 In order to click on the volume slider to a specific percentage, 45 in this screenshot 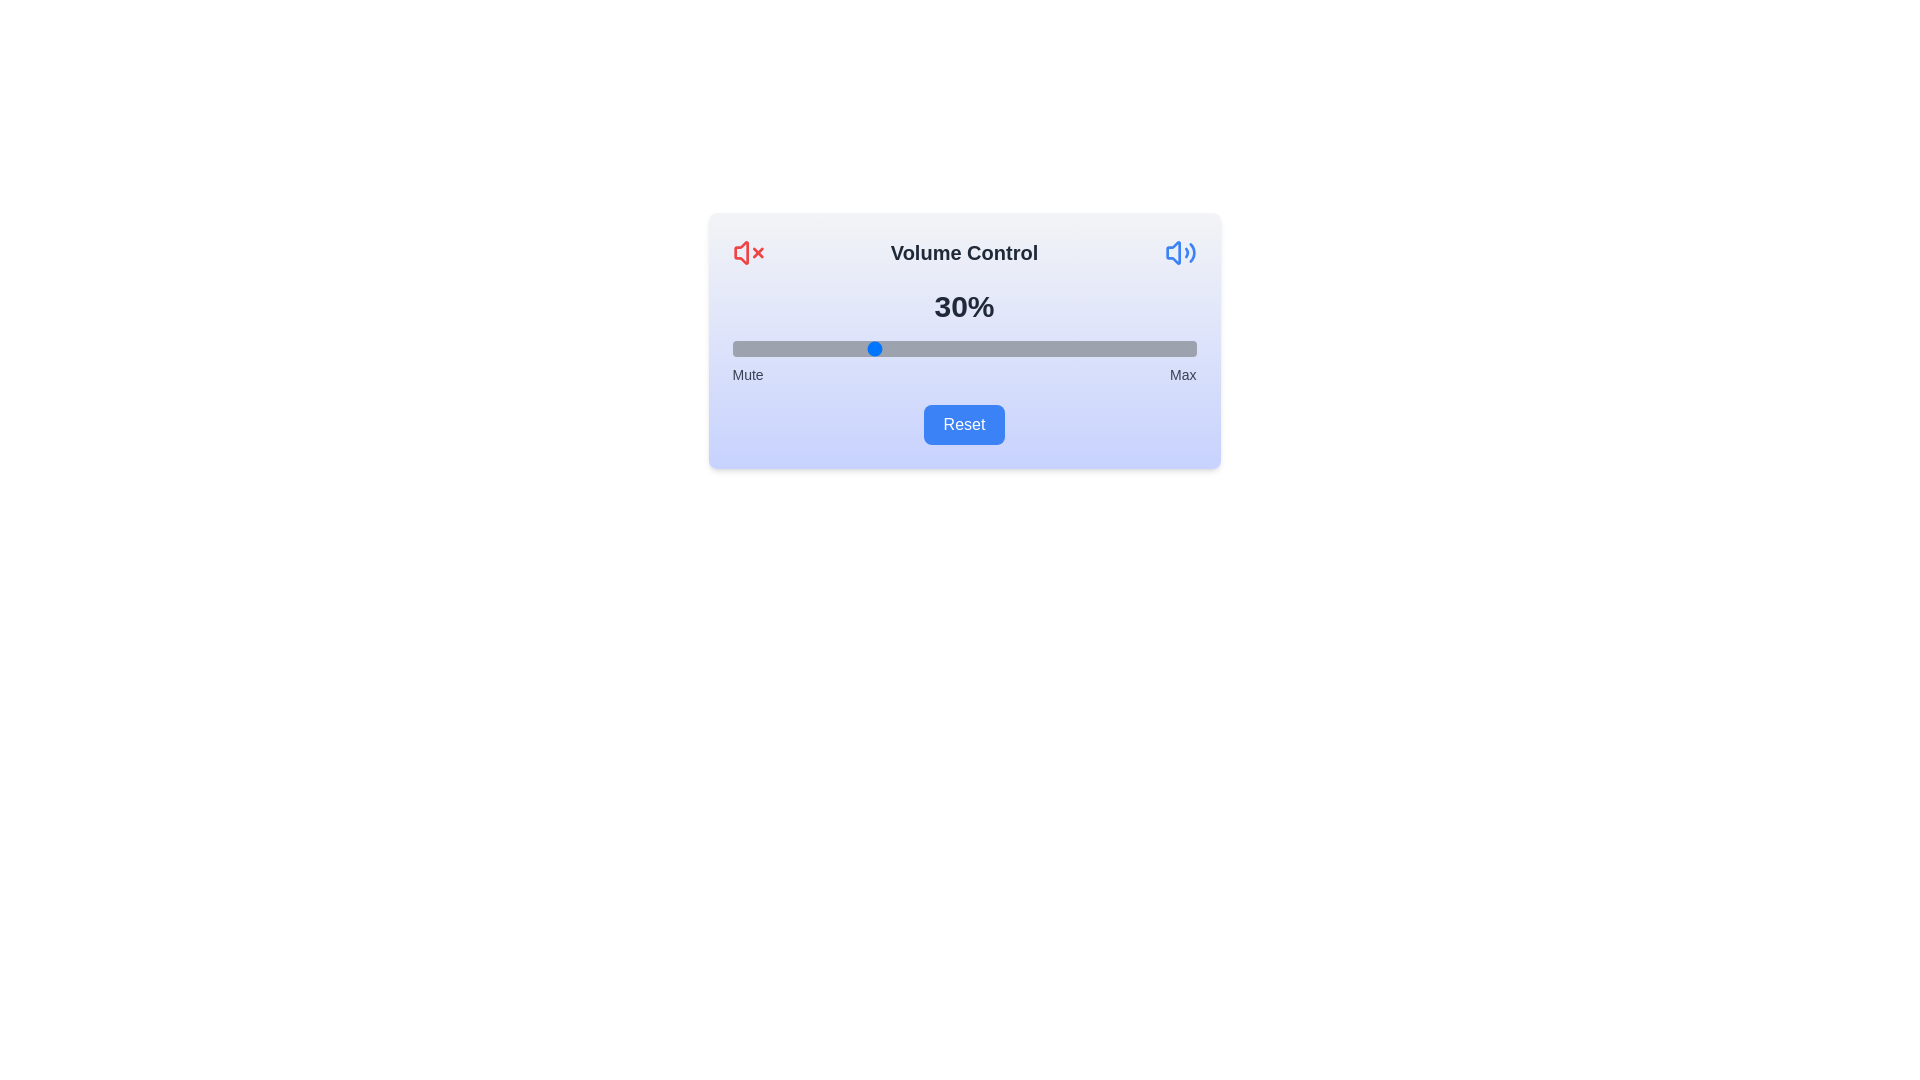, I will do `click(940, 347)`.